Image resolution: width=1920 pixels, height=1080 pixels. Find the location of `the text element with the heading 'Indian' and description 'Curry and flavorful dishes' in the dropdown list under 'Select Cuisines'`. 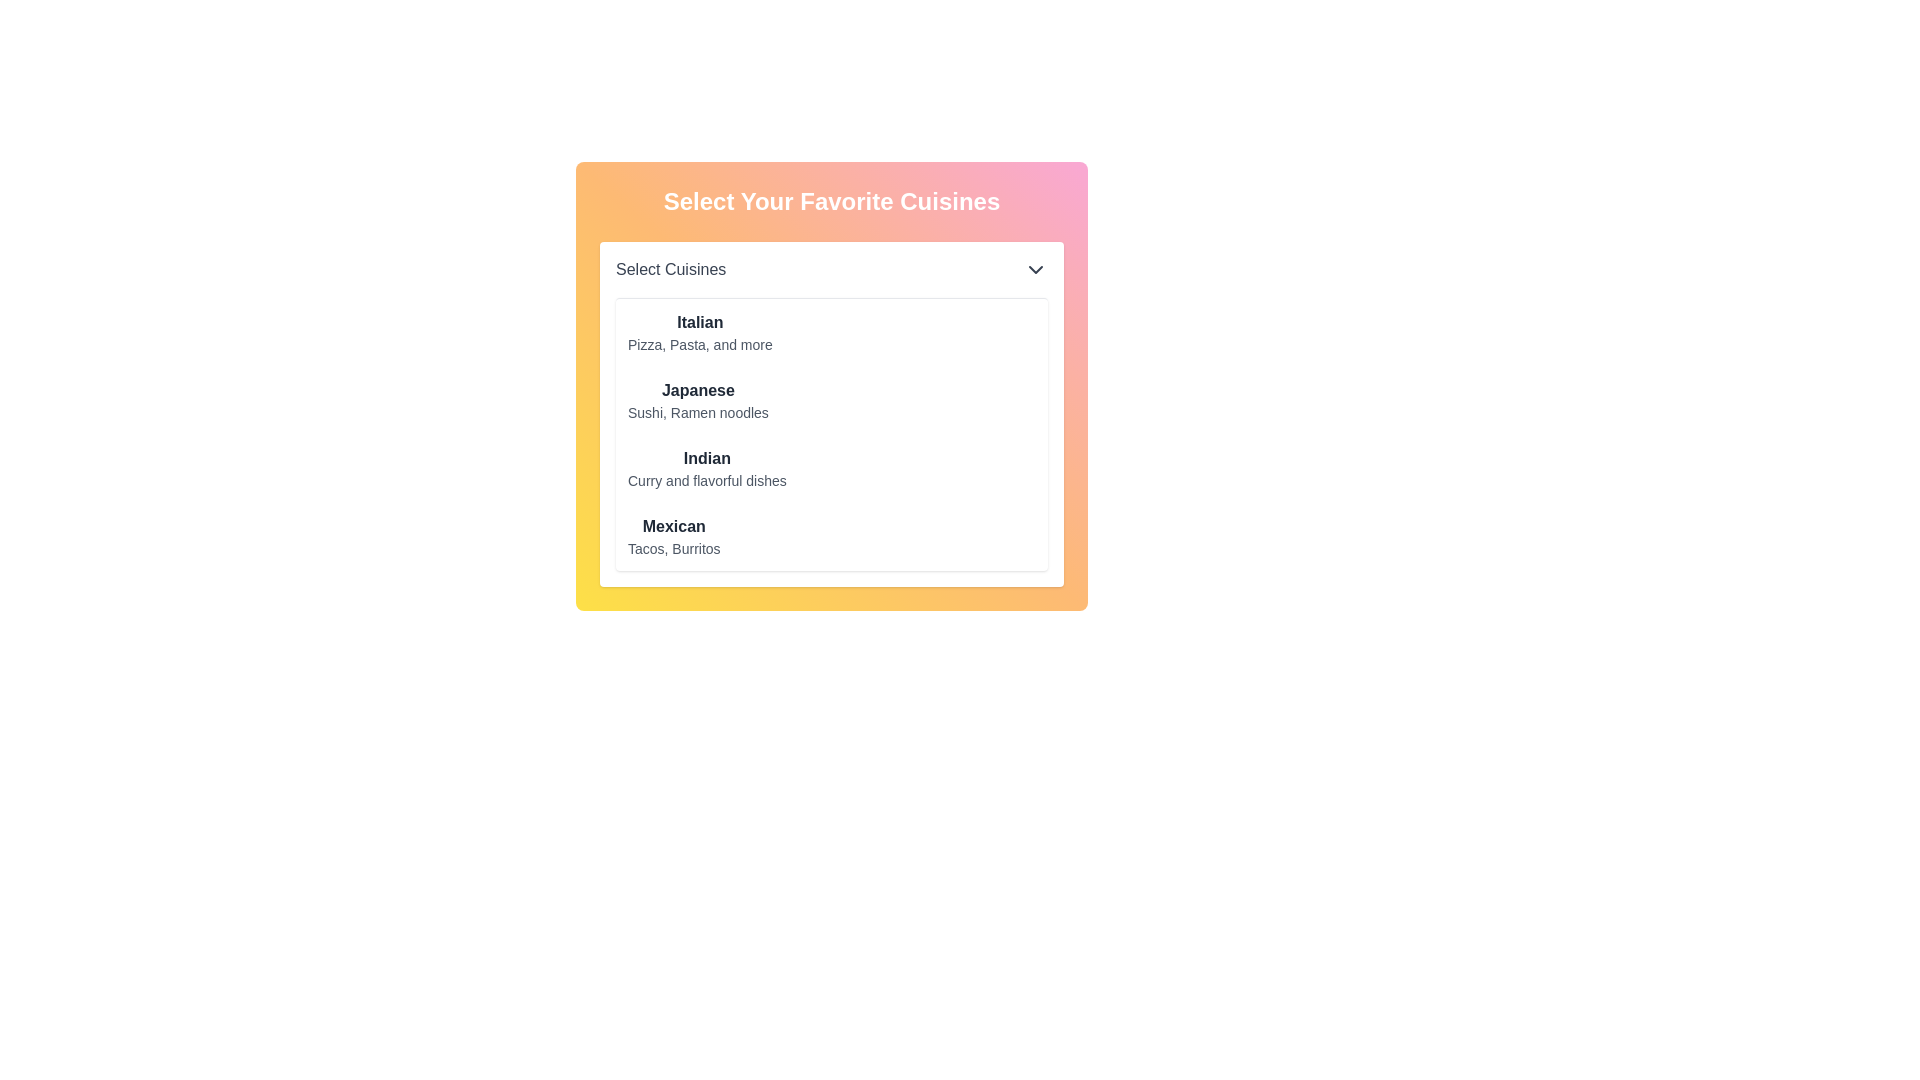

the text element with the heading 'Indian' and description 'Curry and flavorful dishes' in the dropdown list under 'Select Cuisines' is located at coordinates (707, 469).